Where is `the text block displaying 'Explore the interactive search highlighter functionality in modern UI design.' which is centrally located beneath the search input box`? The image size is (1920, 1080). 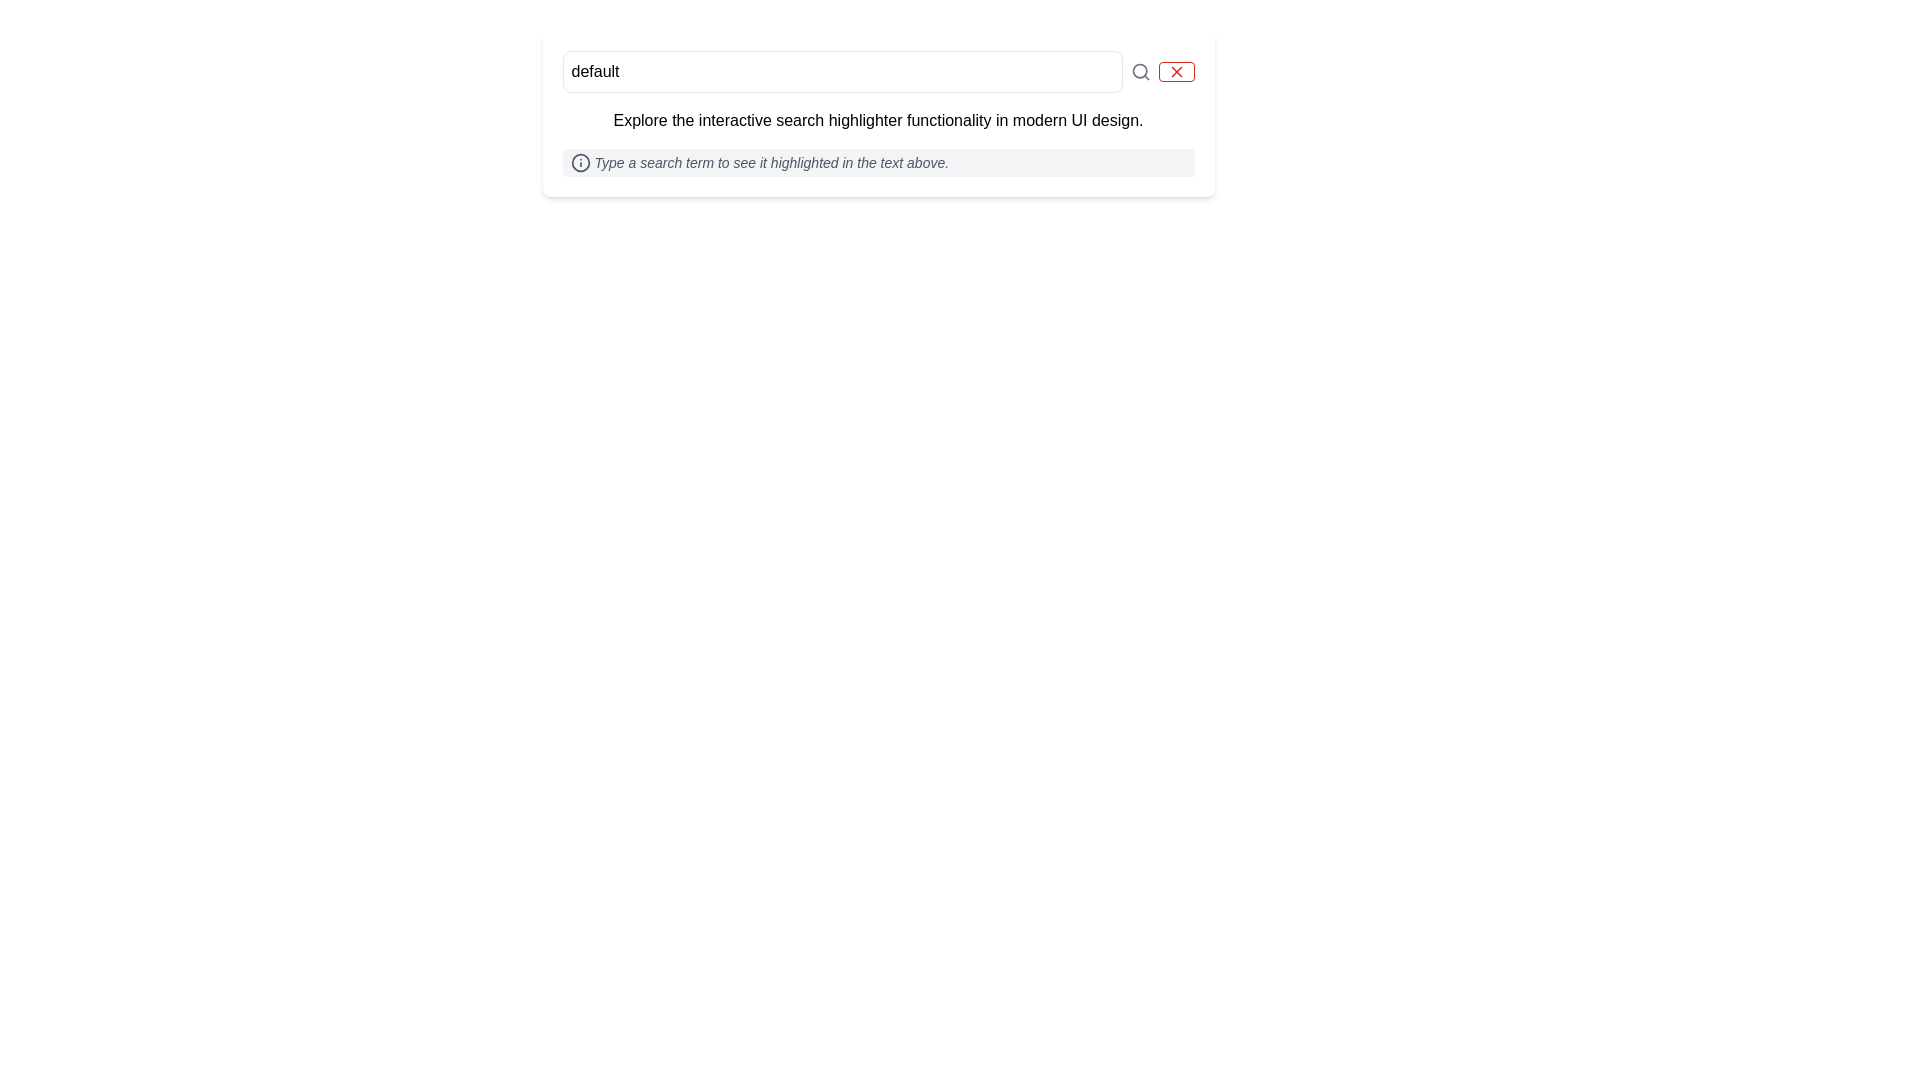
the text block displaying 'Explore the interactive search highlighter functionality in modern UI design.' which is centrally located beneath the search input box is located at coordinates (878, 120).